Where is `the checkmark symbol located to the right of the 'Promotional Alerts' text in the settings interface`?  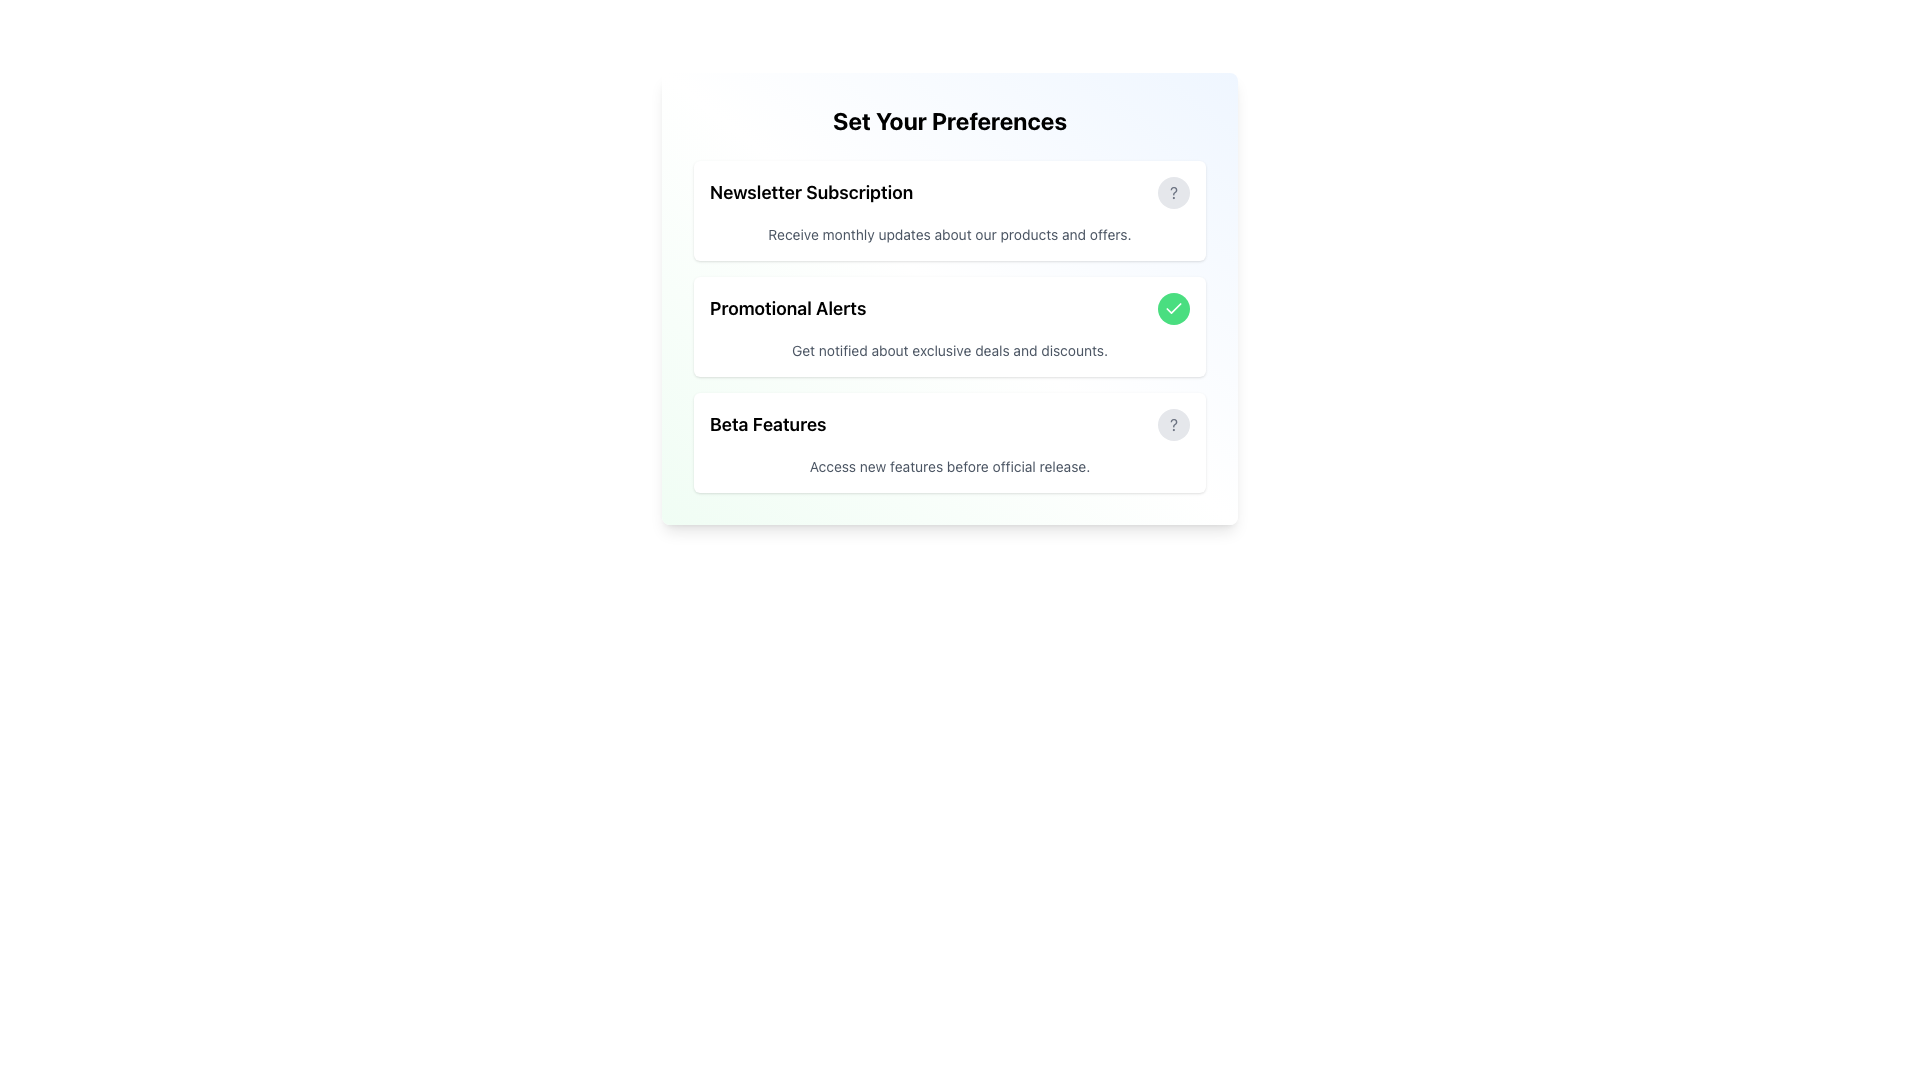 the checkmark symbol located to the right of the 'Promotional Alerts' text in the settings interface is located at coordinates (1174, 308).